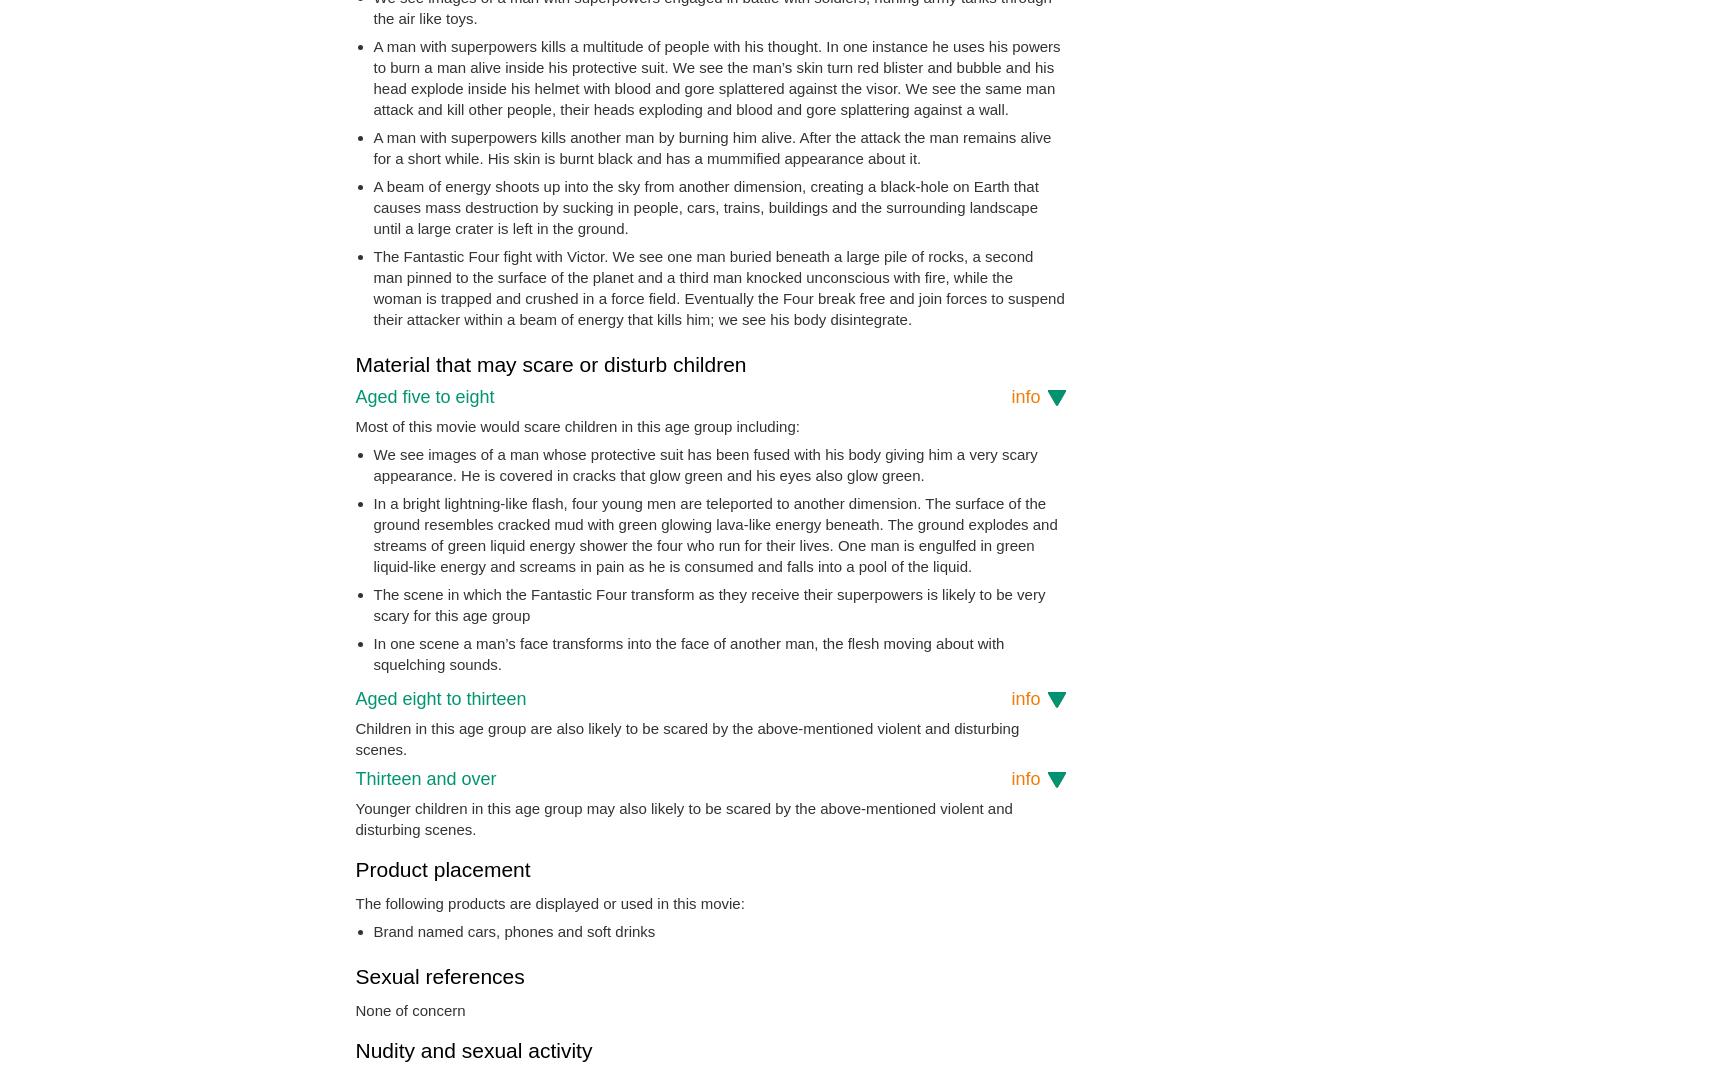 Image resolution: width=1711 pixels, height=1073 pixels. I want to click on 'In one scene a man’s face transforms into the face of another man, the flesh moving about with squelching sounds.', so click(687, 652).